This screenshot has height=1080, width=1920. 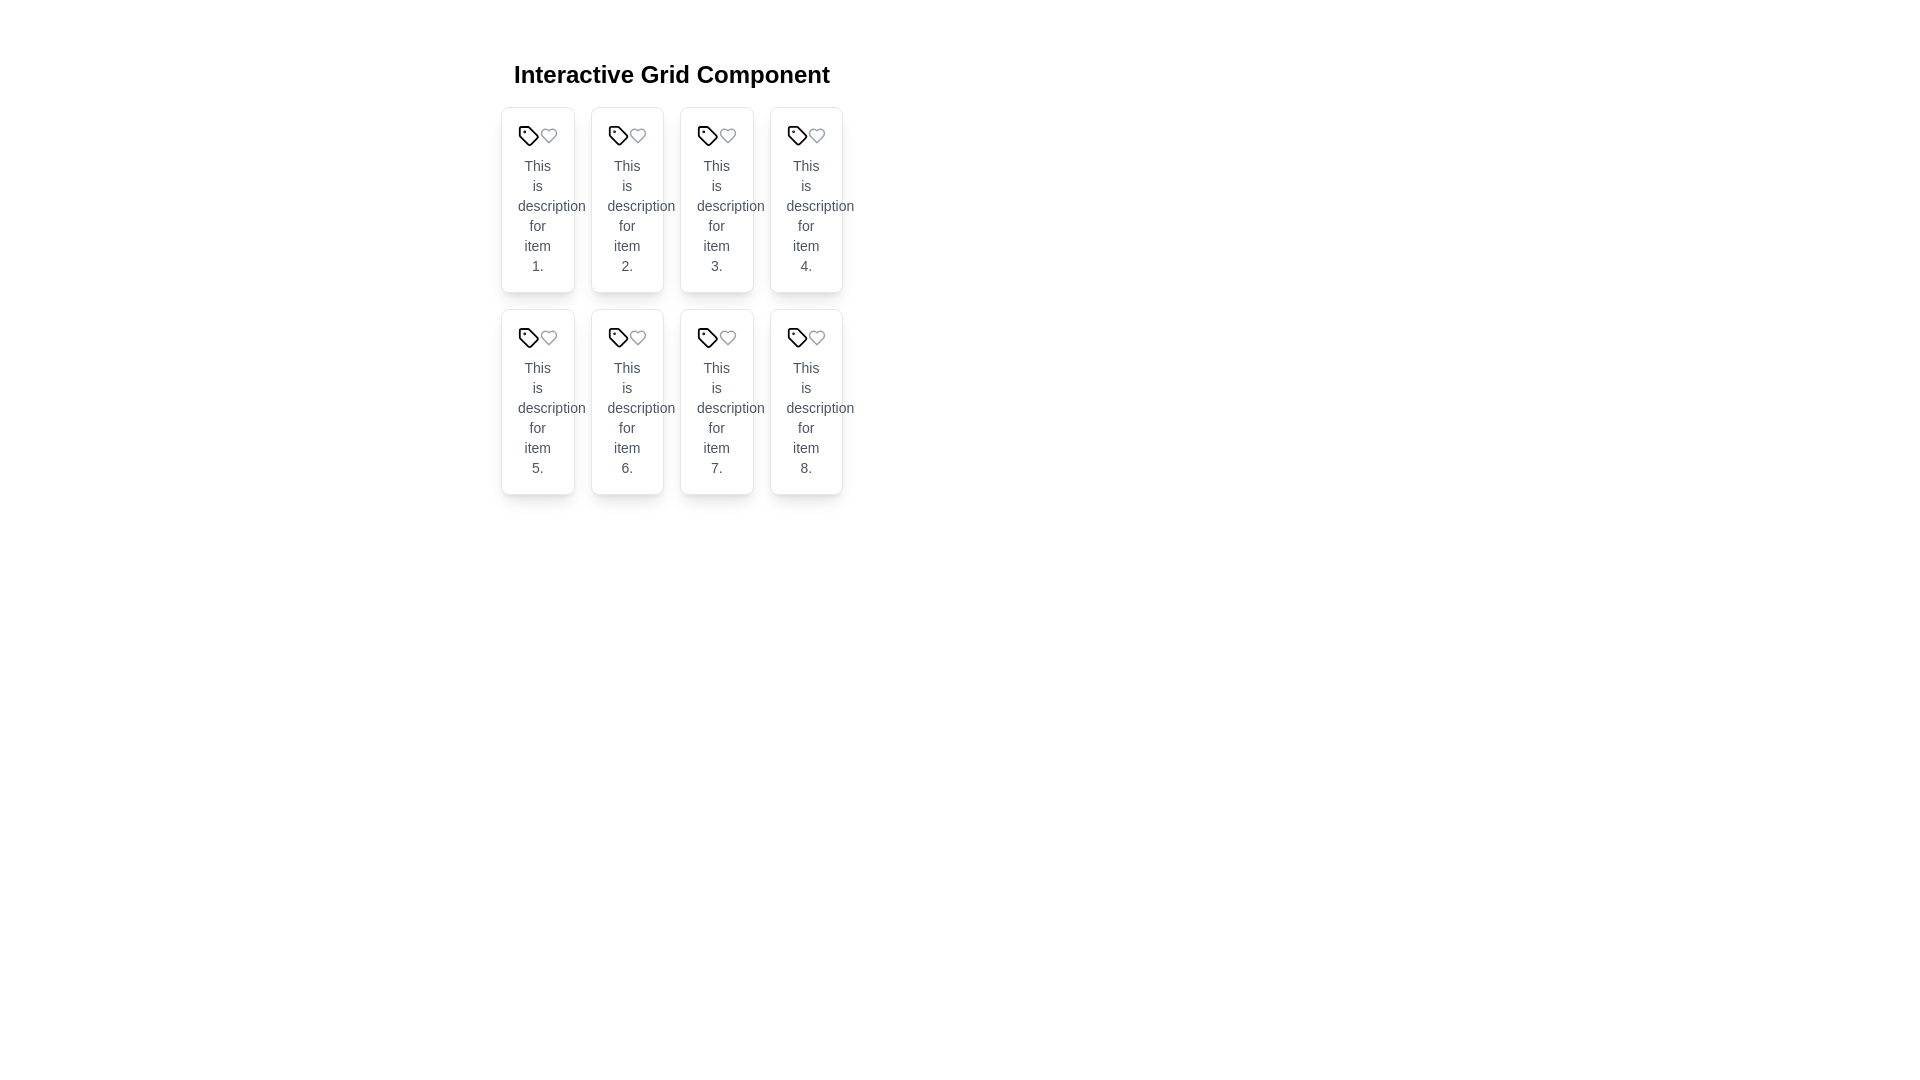 What do you see at coordinates (726, 135) in the screenshot?
I see `the heart icon button located in the top-right corner of the third tile in a grid of eight tiles arranged in two rows of four` at bounding box center [726, 135].